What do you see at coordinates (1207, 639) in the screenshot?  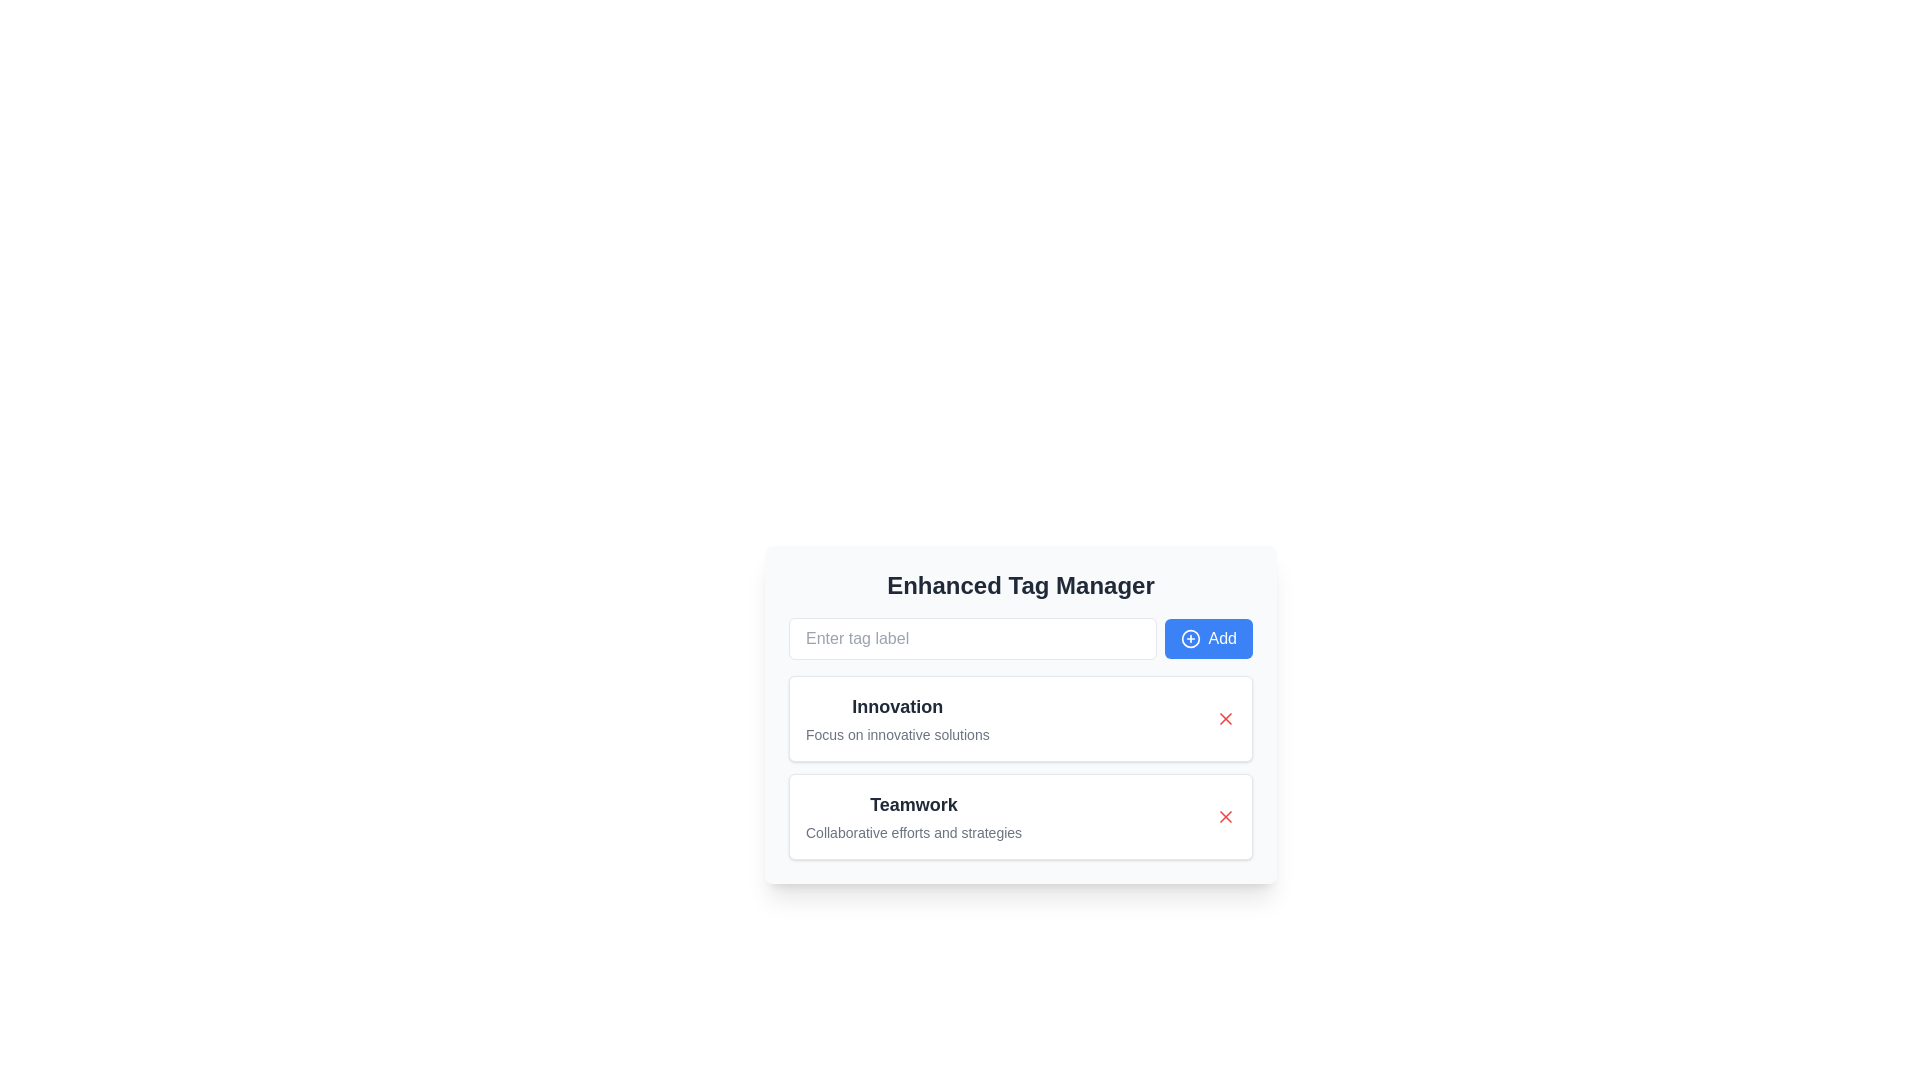 I see `the blue 'Add' button with a plus icon` at bounding box center [1207, 639].